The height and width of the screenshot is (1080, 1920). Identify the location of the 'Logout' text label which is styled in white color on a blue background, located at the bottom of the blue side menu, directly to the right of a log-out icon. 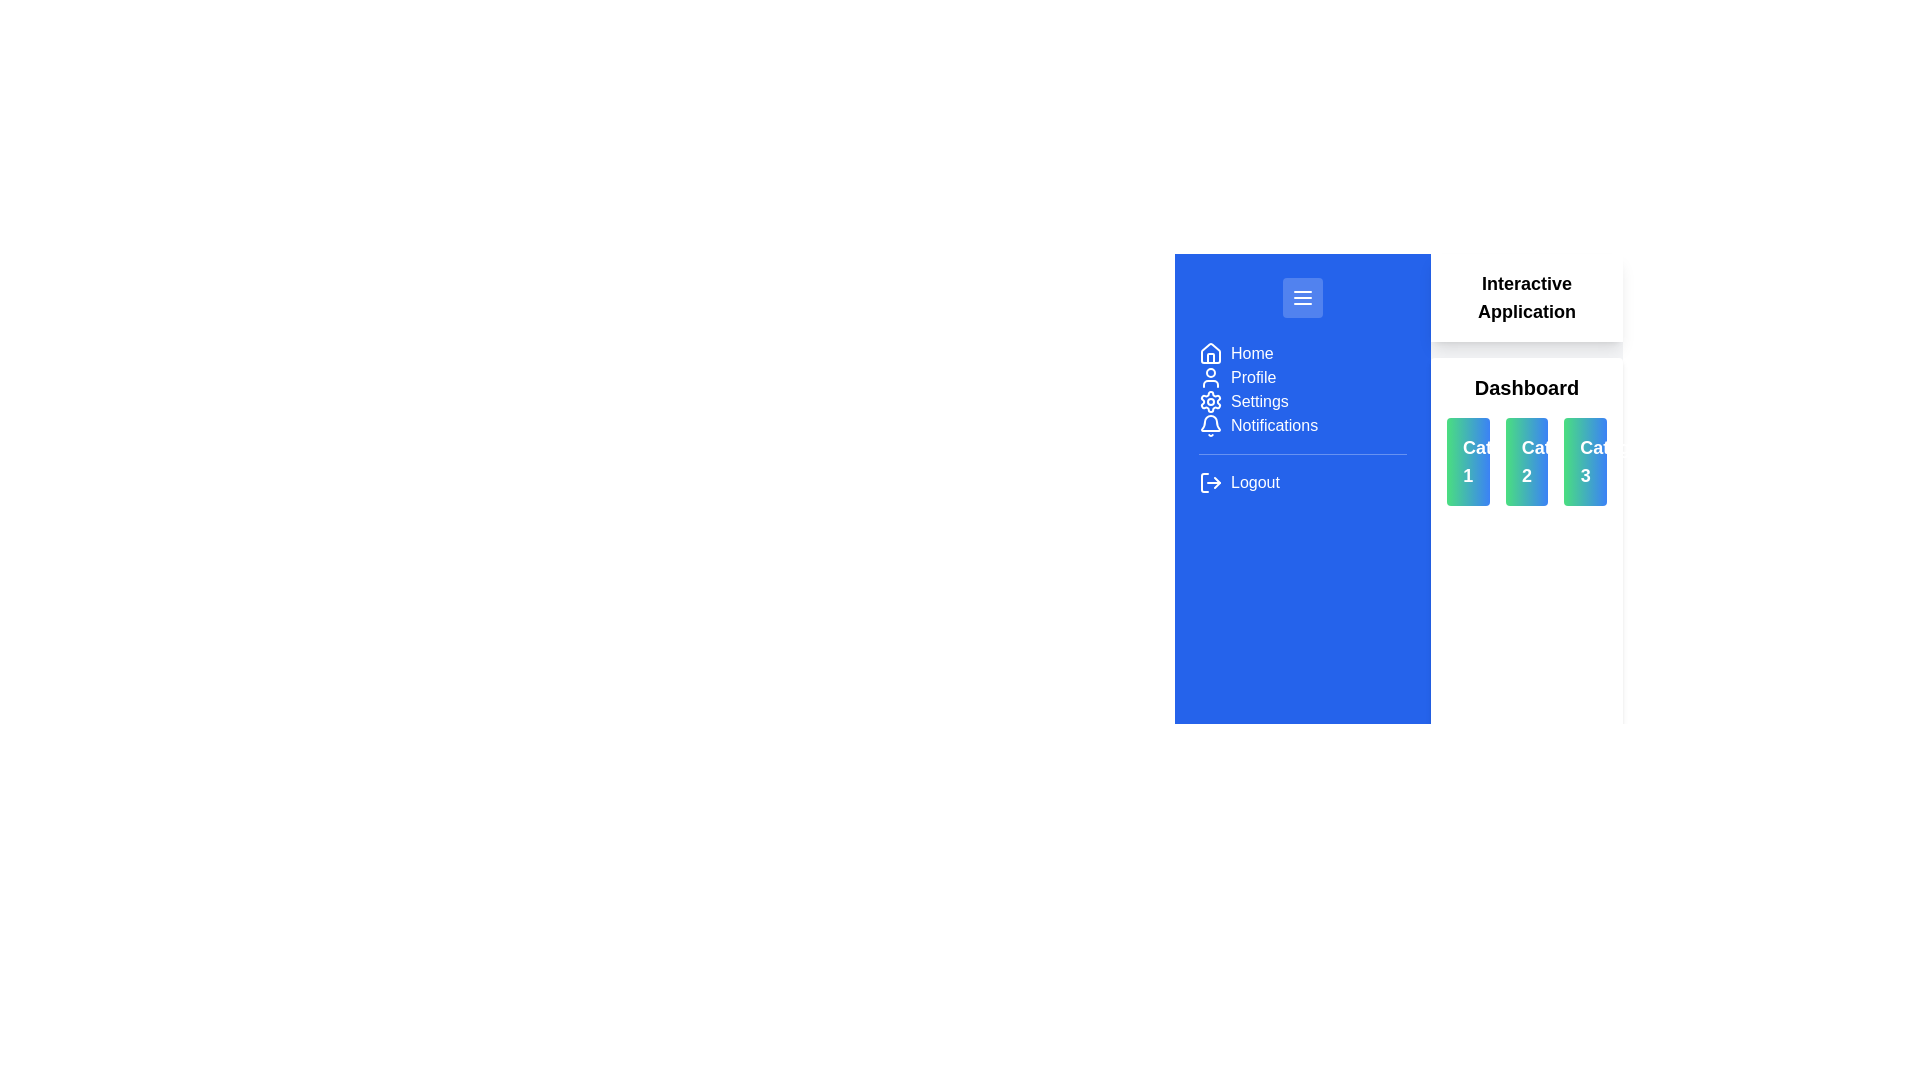
(1254, 482).